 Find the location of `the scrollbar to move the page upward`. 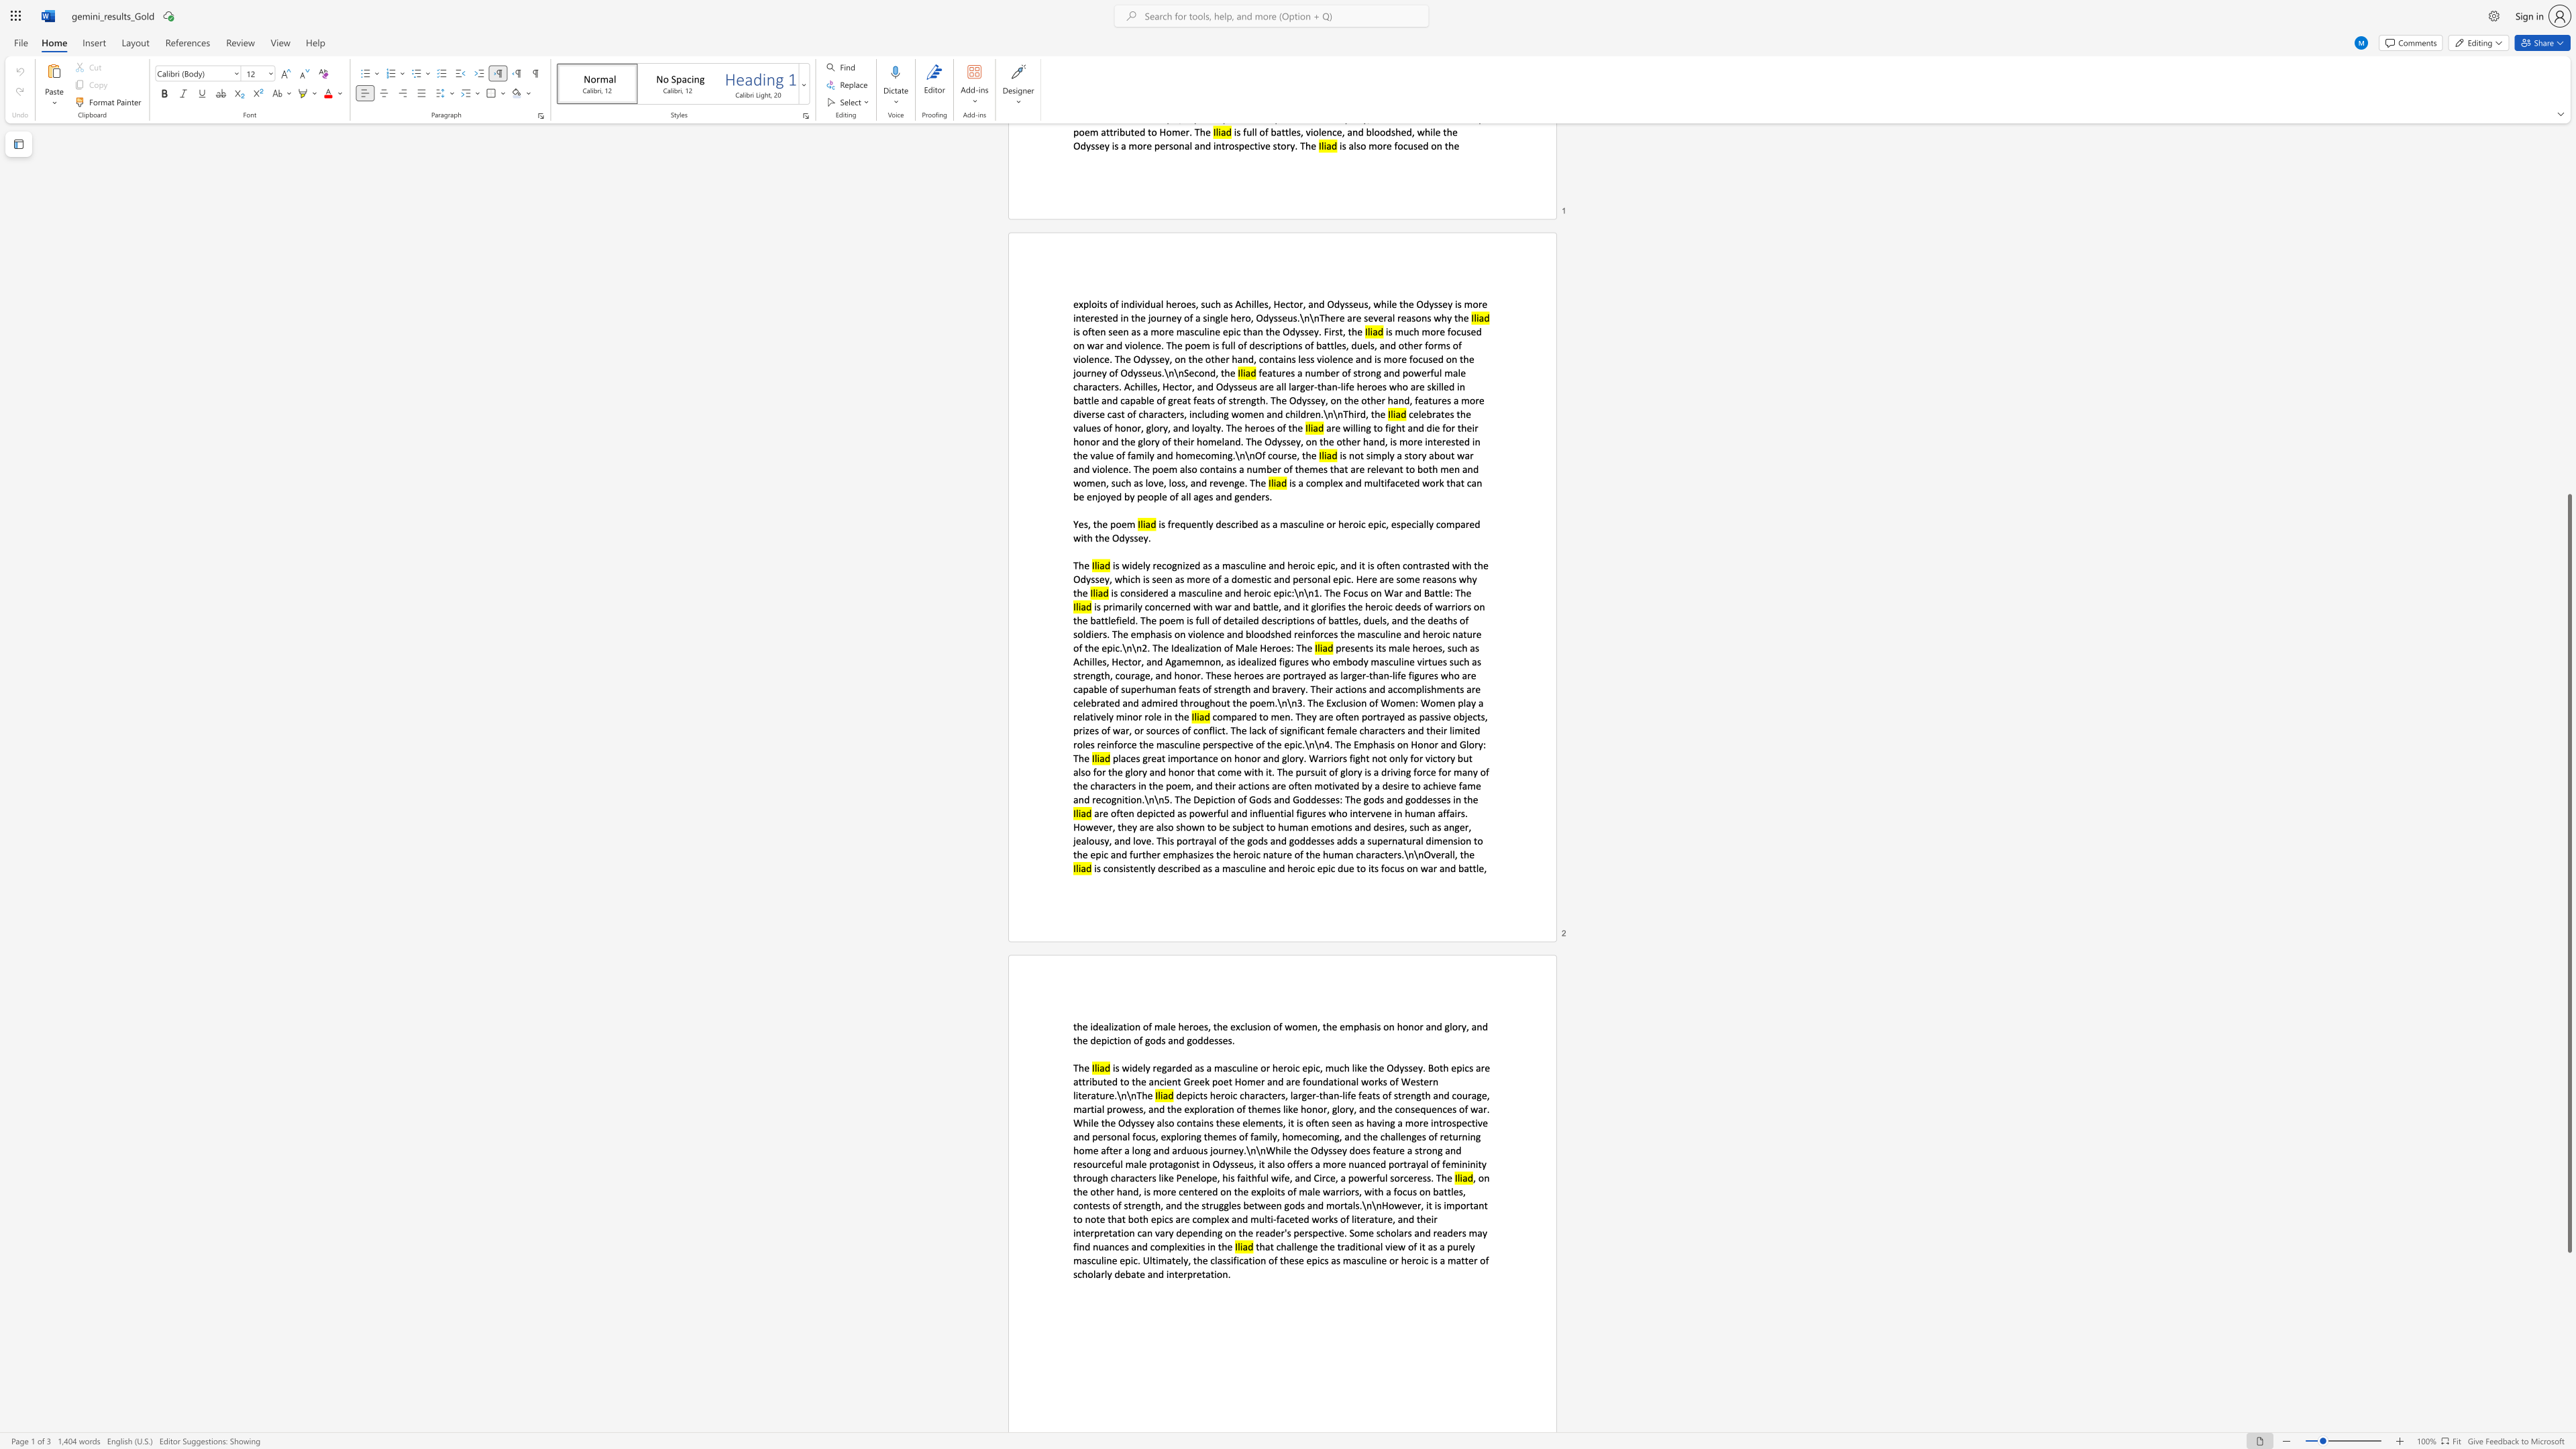

the scrollbar to move the page upward is located at coordinates (2568, 280).